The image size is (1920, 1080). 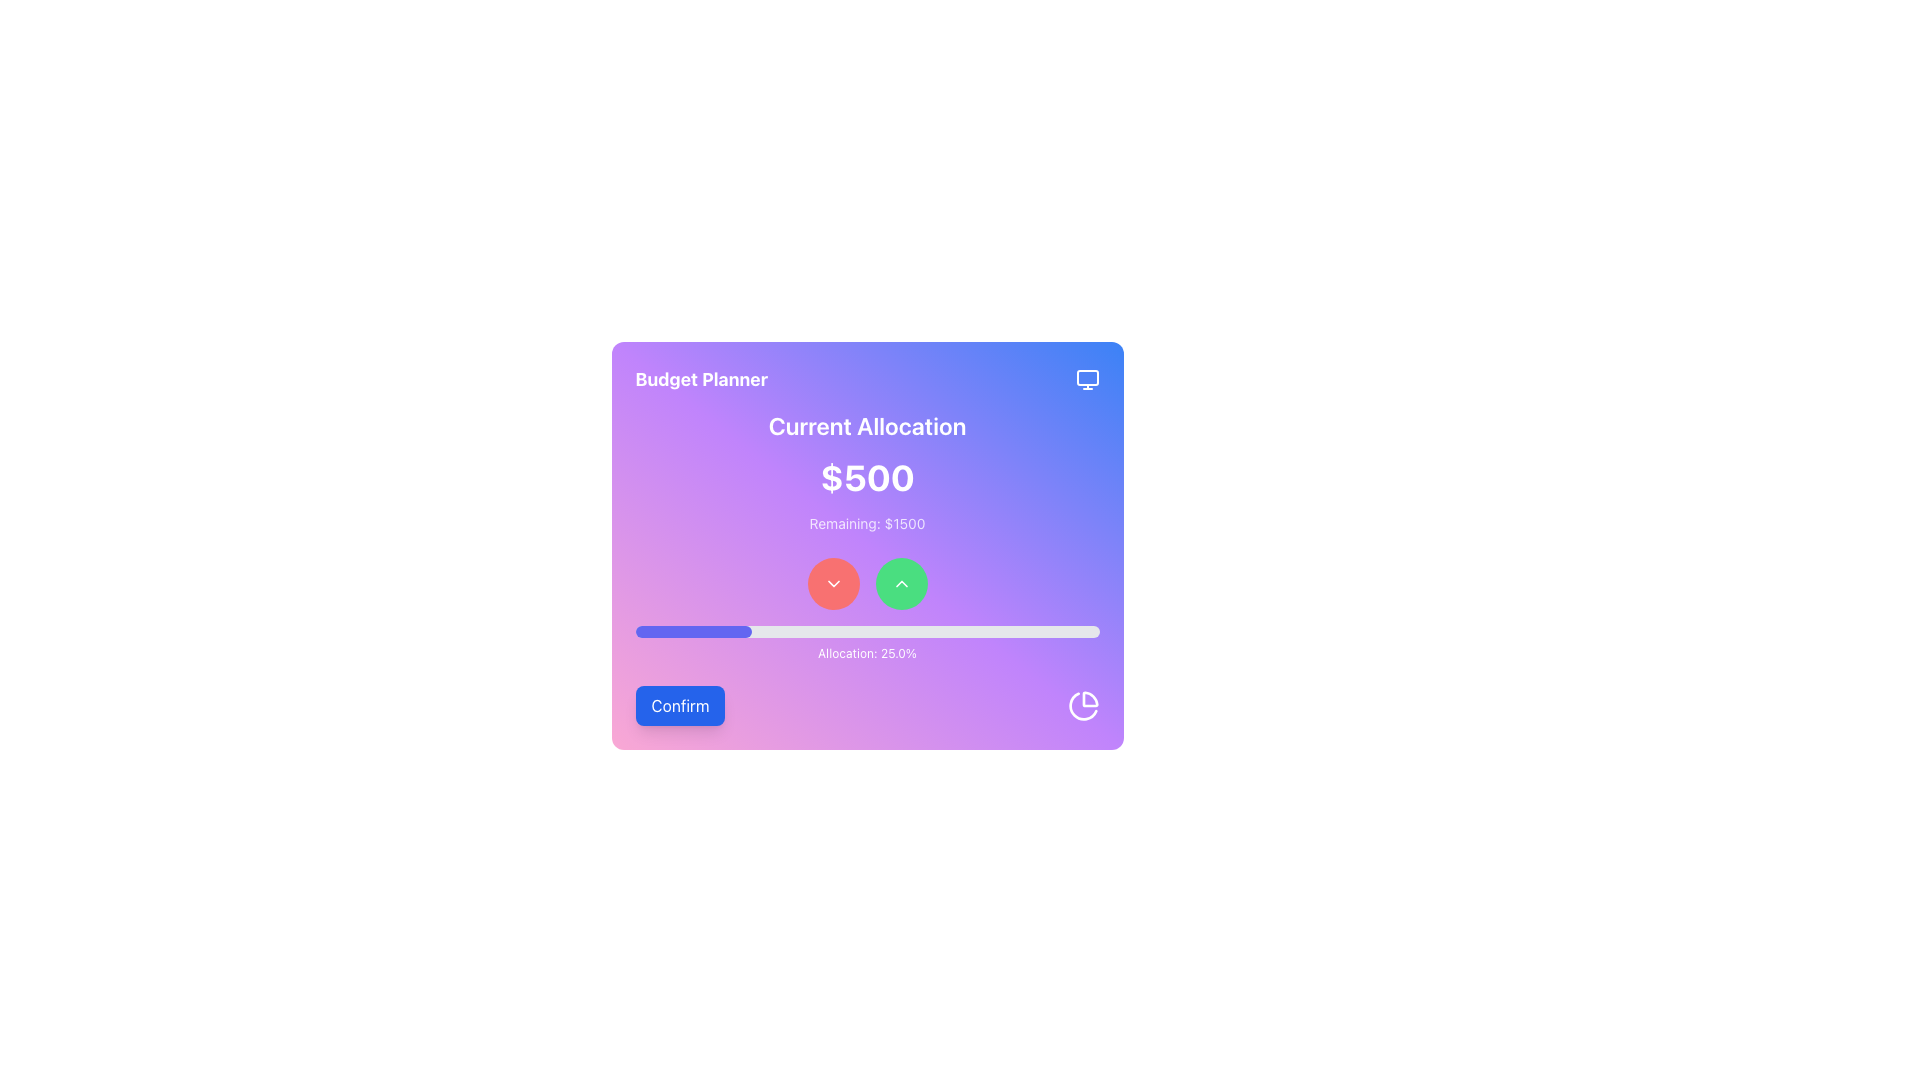 What do you see at coordinates (693, 632) in the screenshot?
I see `the progress bar that is filled with a purple segmented indicator, which spans approximately 25% of its total width, located below the increment and decrement buttons` at bounding box center [693, 632].